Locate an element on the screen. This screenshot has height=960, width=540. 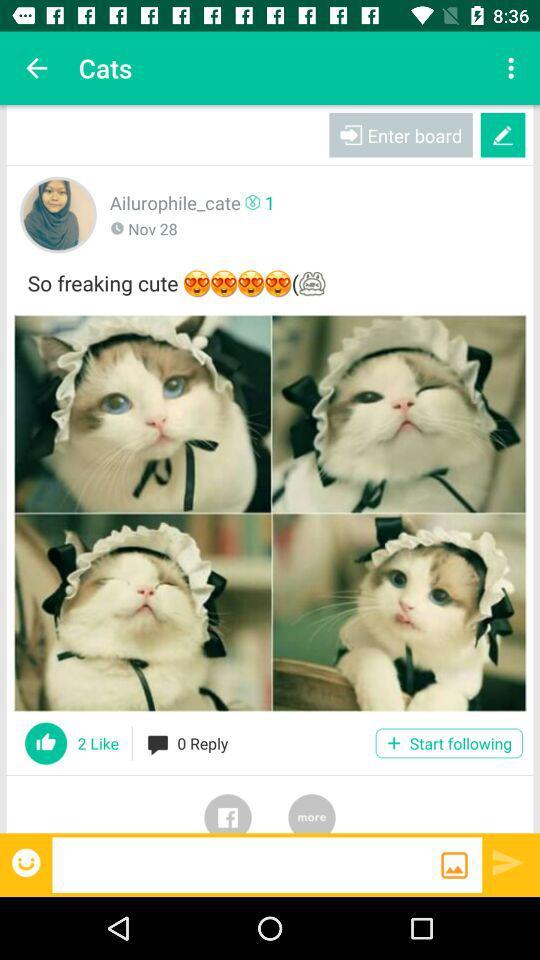
open emoji menu is located at coordinates (27, 861).